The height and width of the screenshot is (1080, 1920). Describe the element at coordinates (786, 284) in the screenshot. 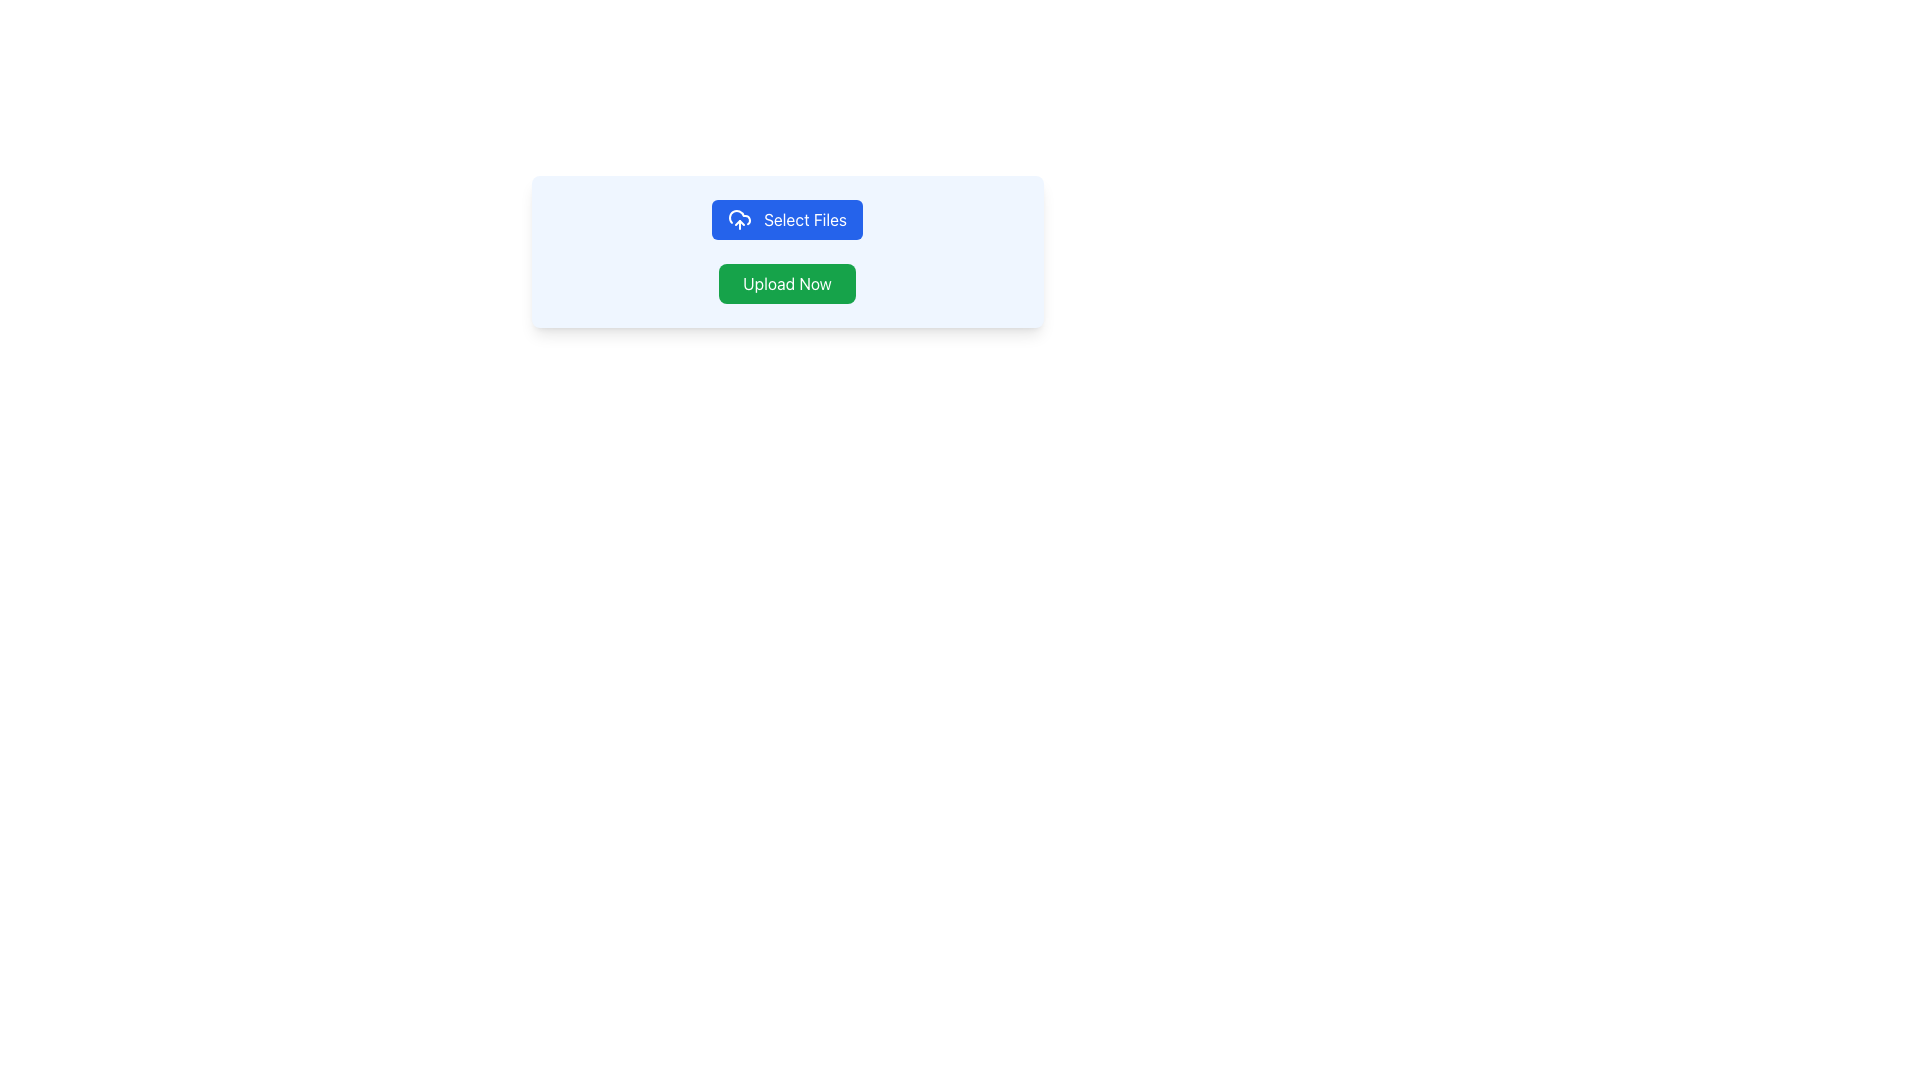

I see `the green rectangular button labeled 'Upload Now'` at that location.